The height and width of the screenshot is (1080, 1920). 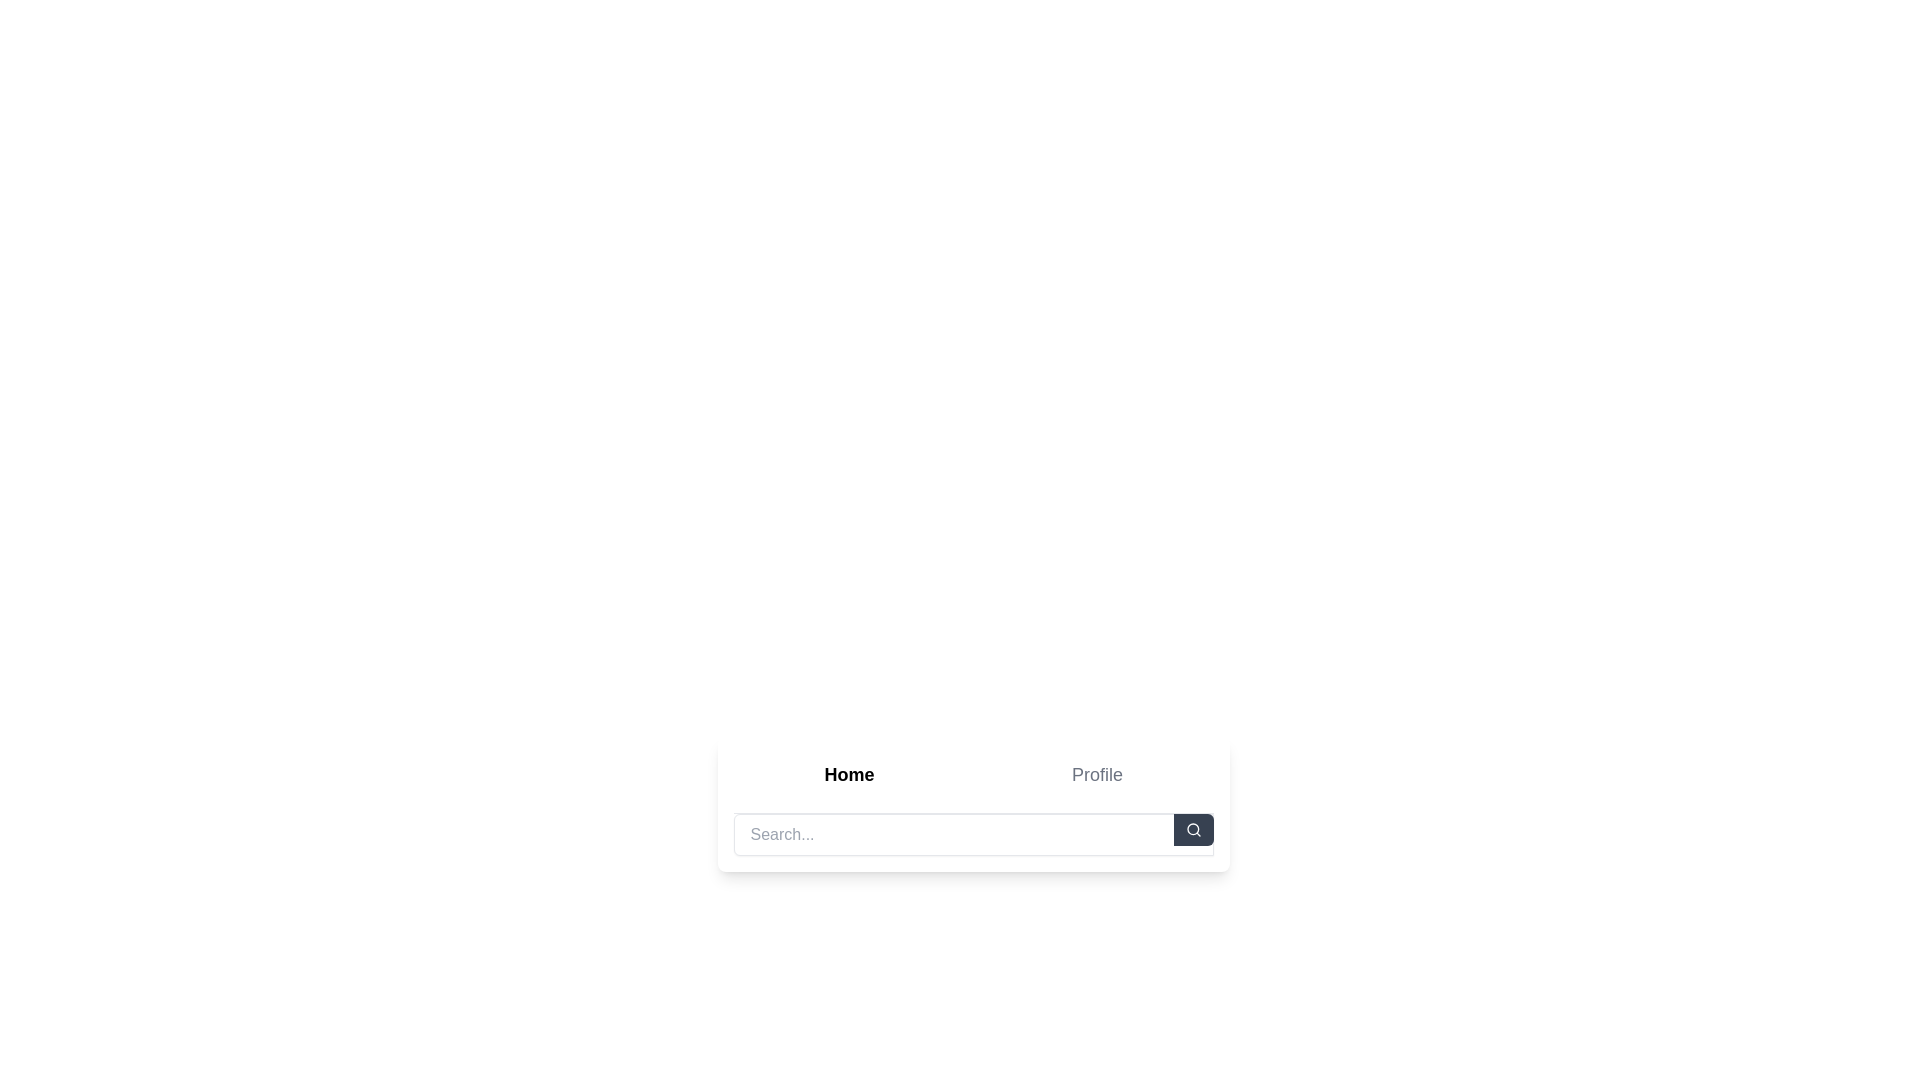 I want to click on the Tab selection area that allows toggling between Home and Profile views, so click(x=973, y=782).